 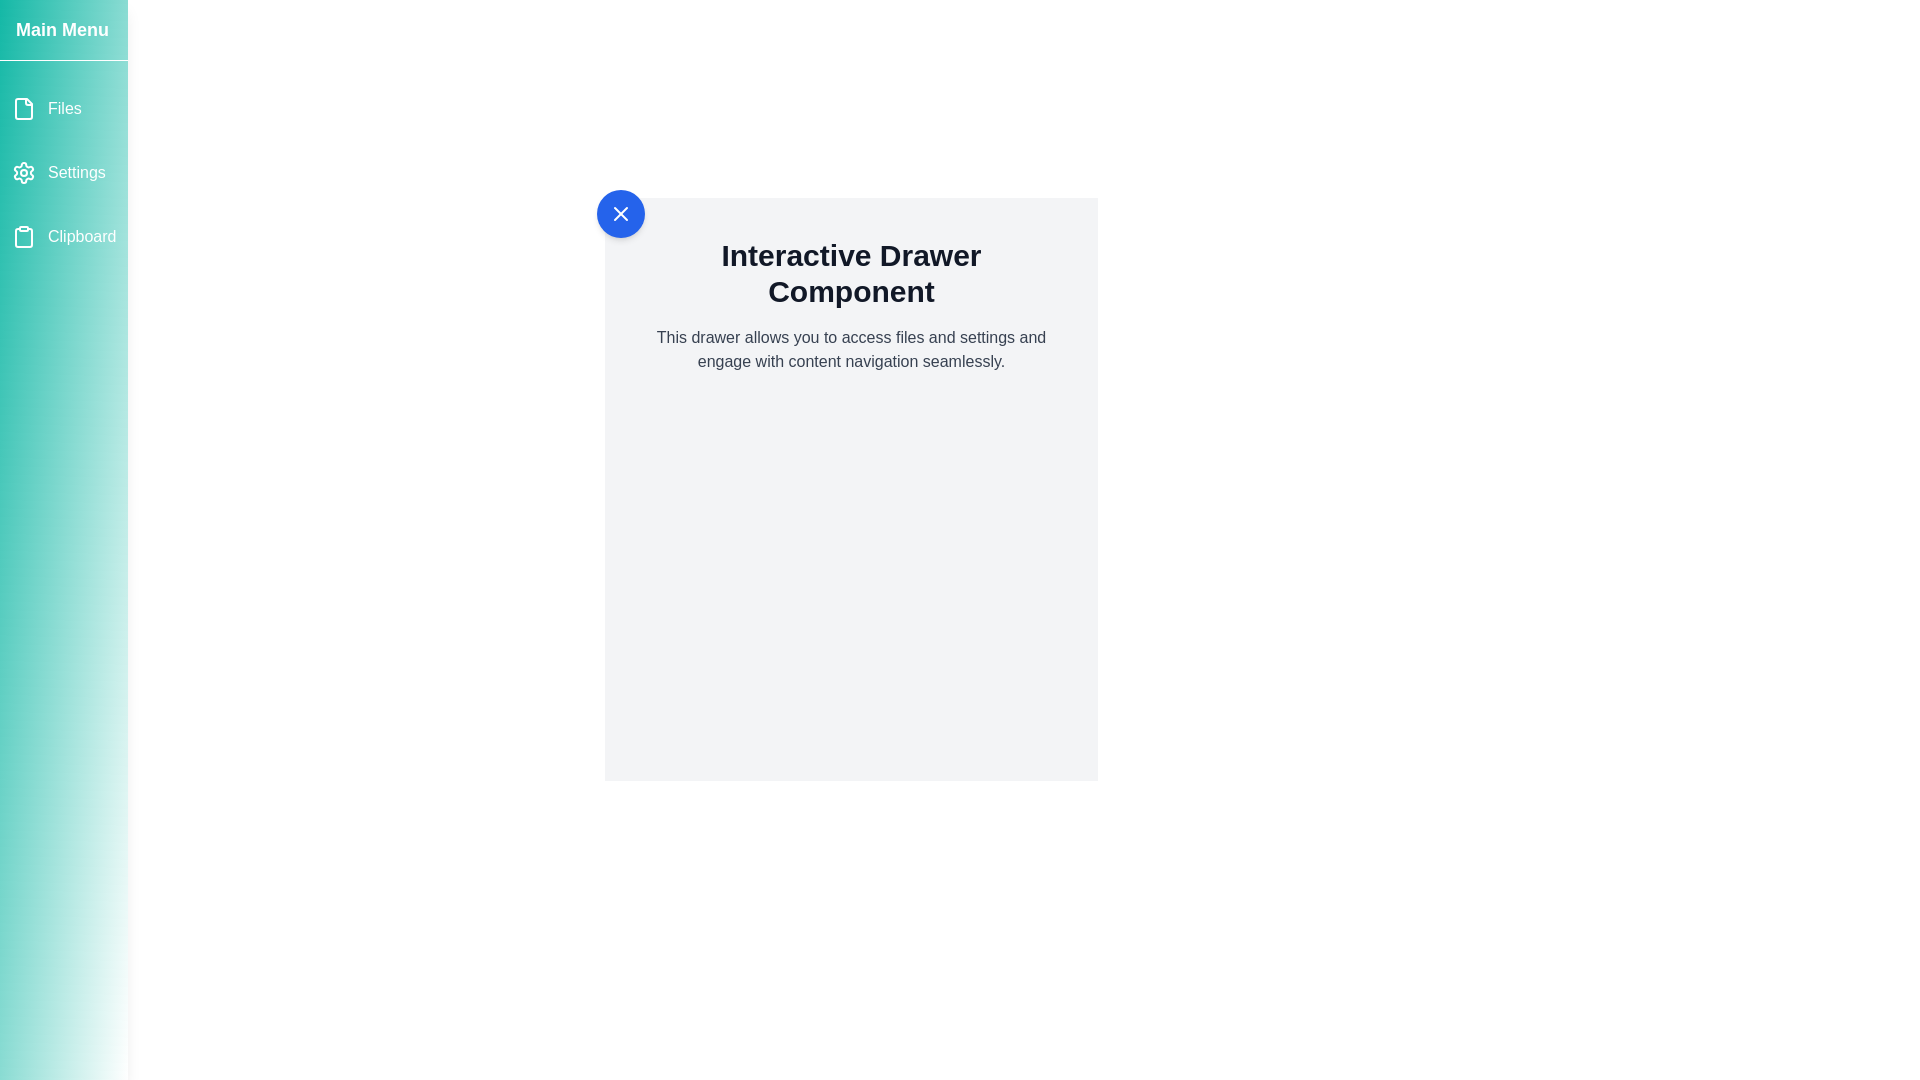 What do you see at coordinates (63, 108) in the screenshot?
I see `the menu item Files to observe the hover effect` at bounding box center [63, 108].